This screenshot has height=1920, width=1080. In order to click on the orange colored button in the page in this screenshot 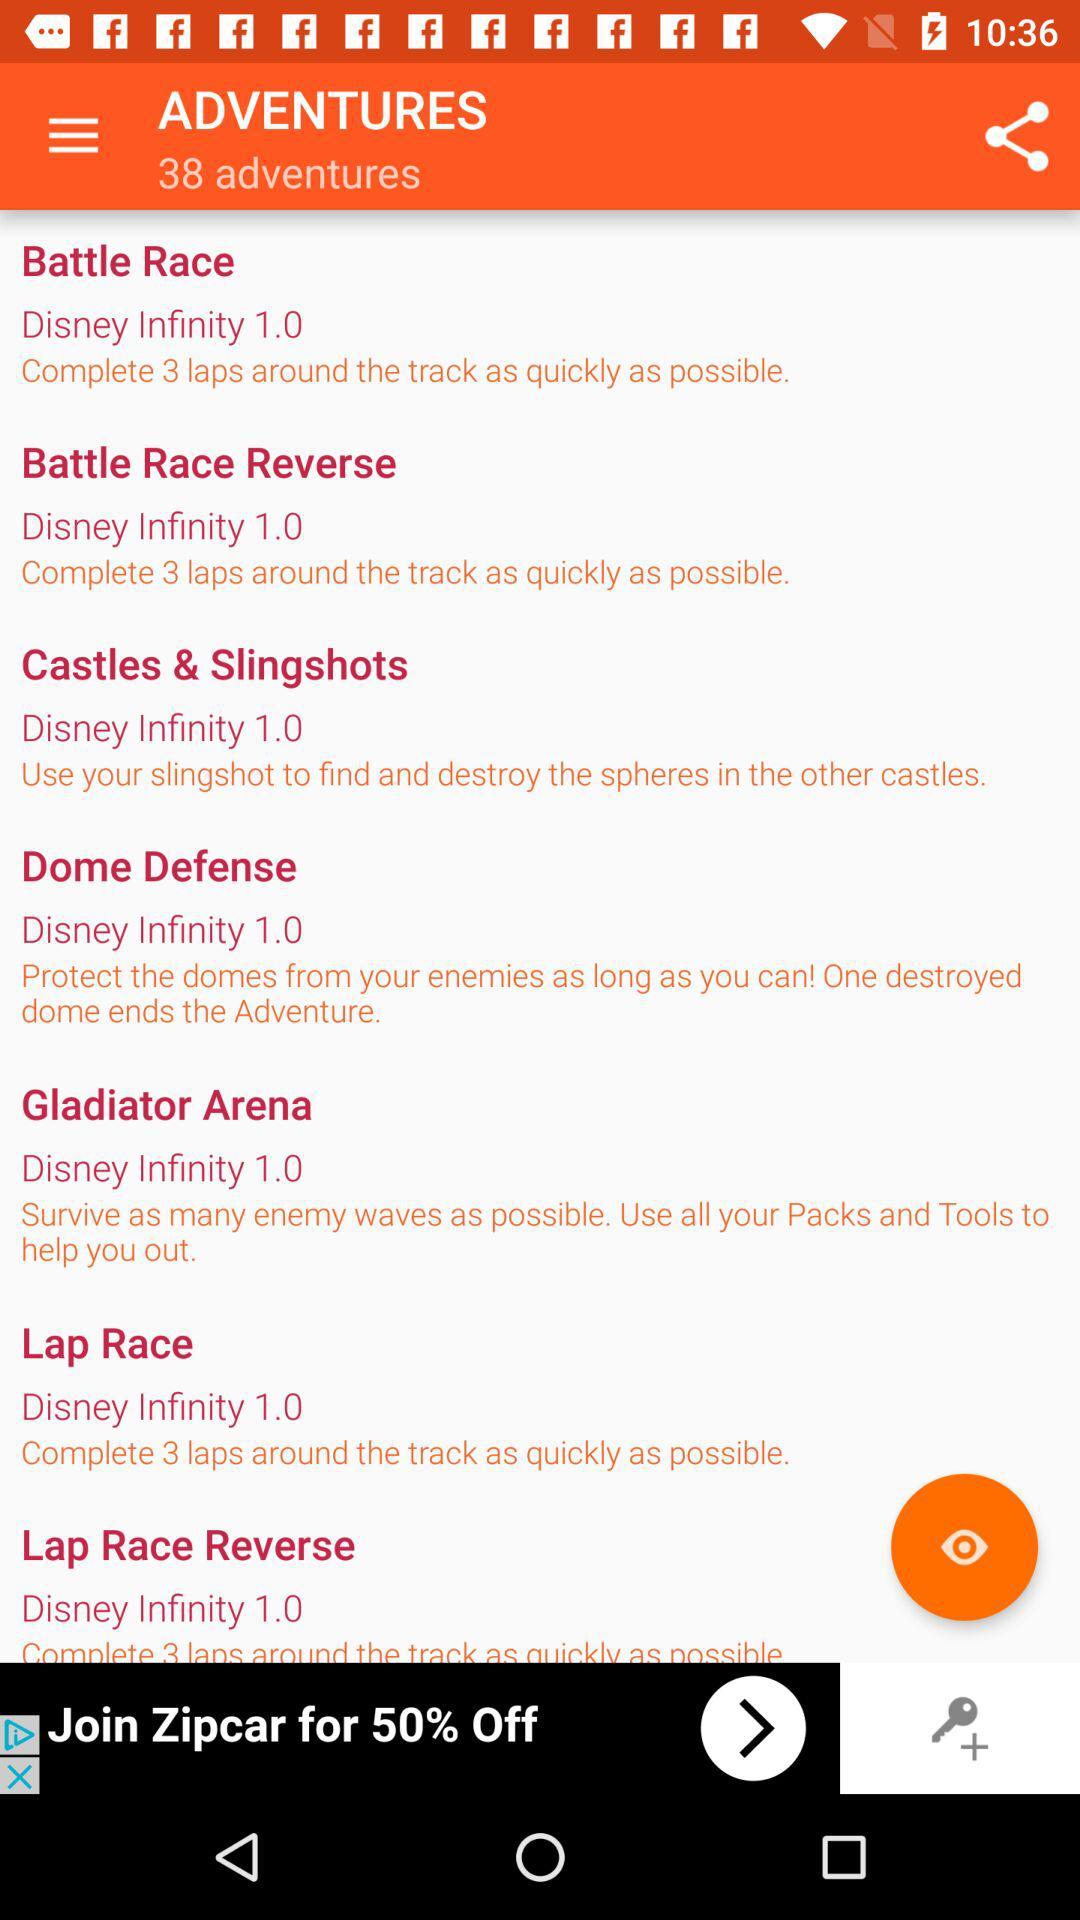, I will do `click(963, 1546)`.